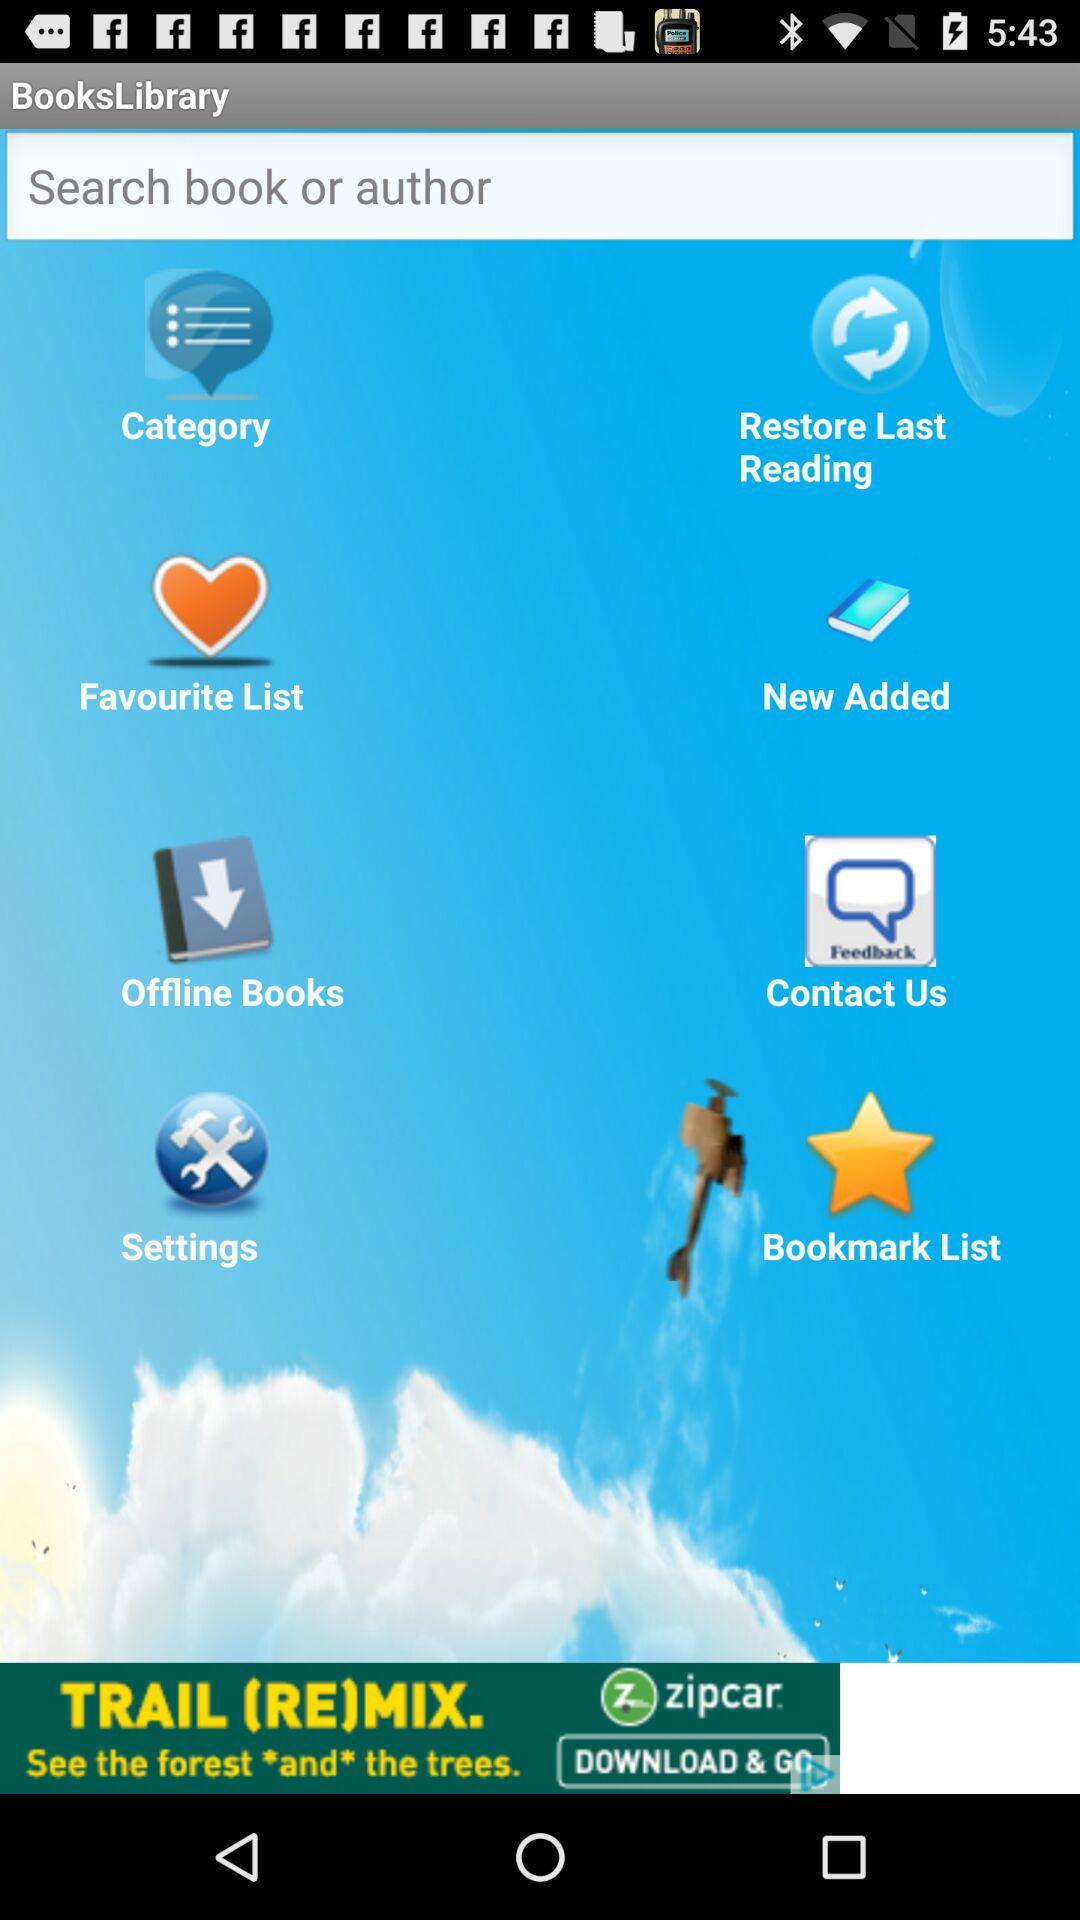 The height and width of the screenshot is (1920, 1080). I want to click on settings page, so click(209, 1155).